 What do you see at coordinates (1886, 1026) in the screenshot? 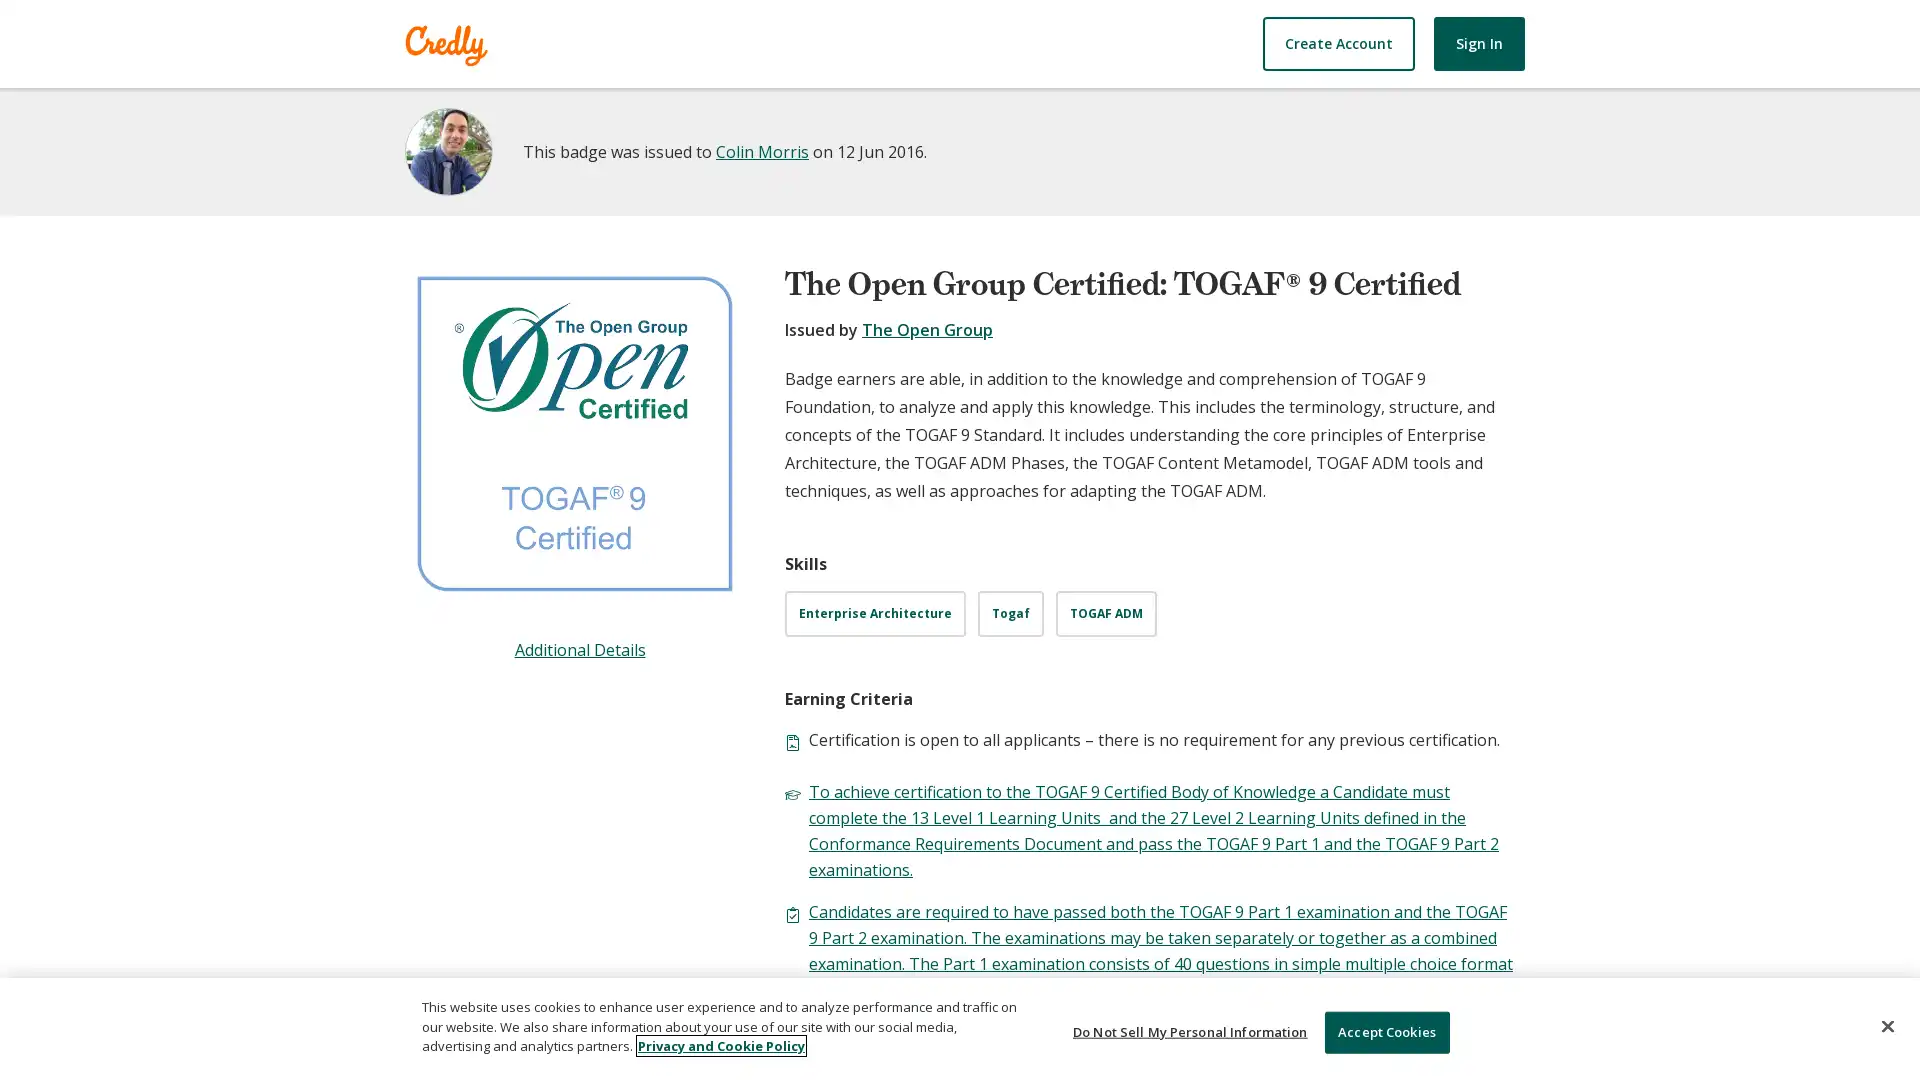
I see `Close` at bounding box center [1886, 1026].